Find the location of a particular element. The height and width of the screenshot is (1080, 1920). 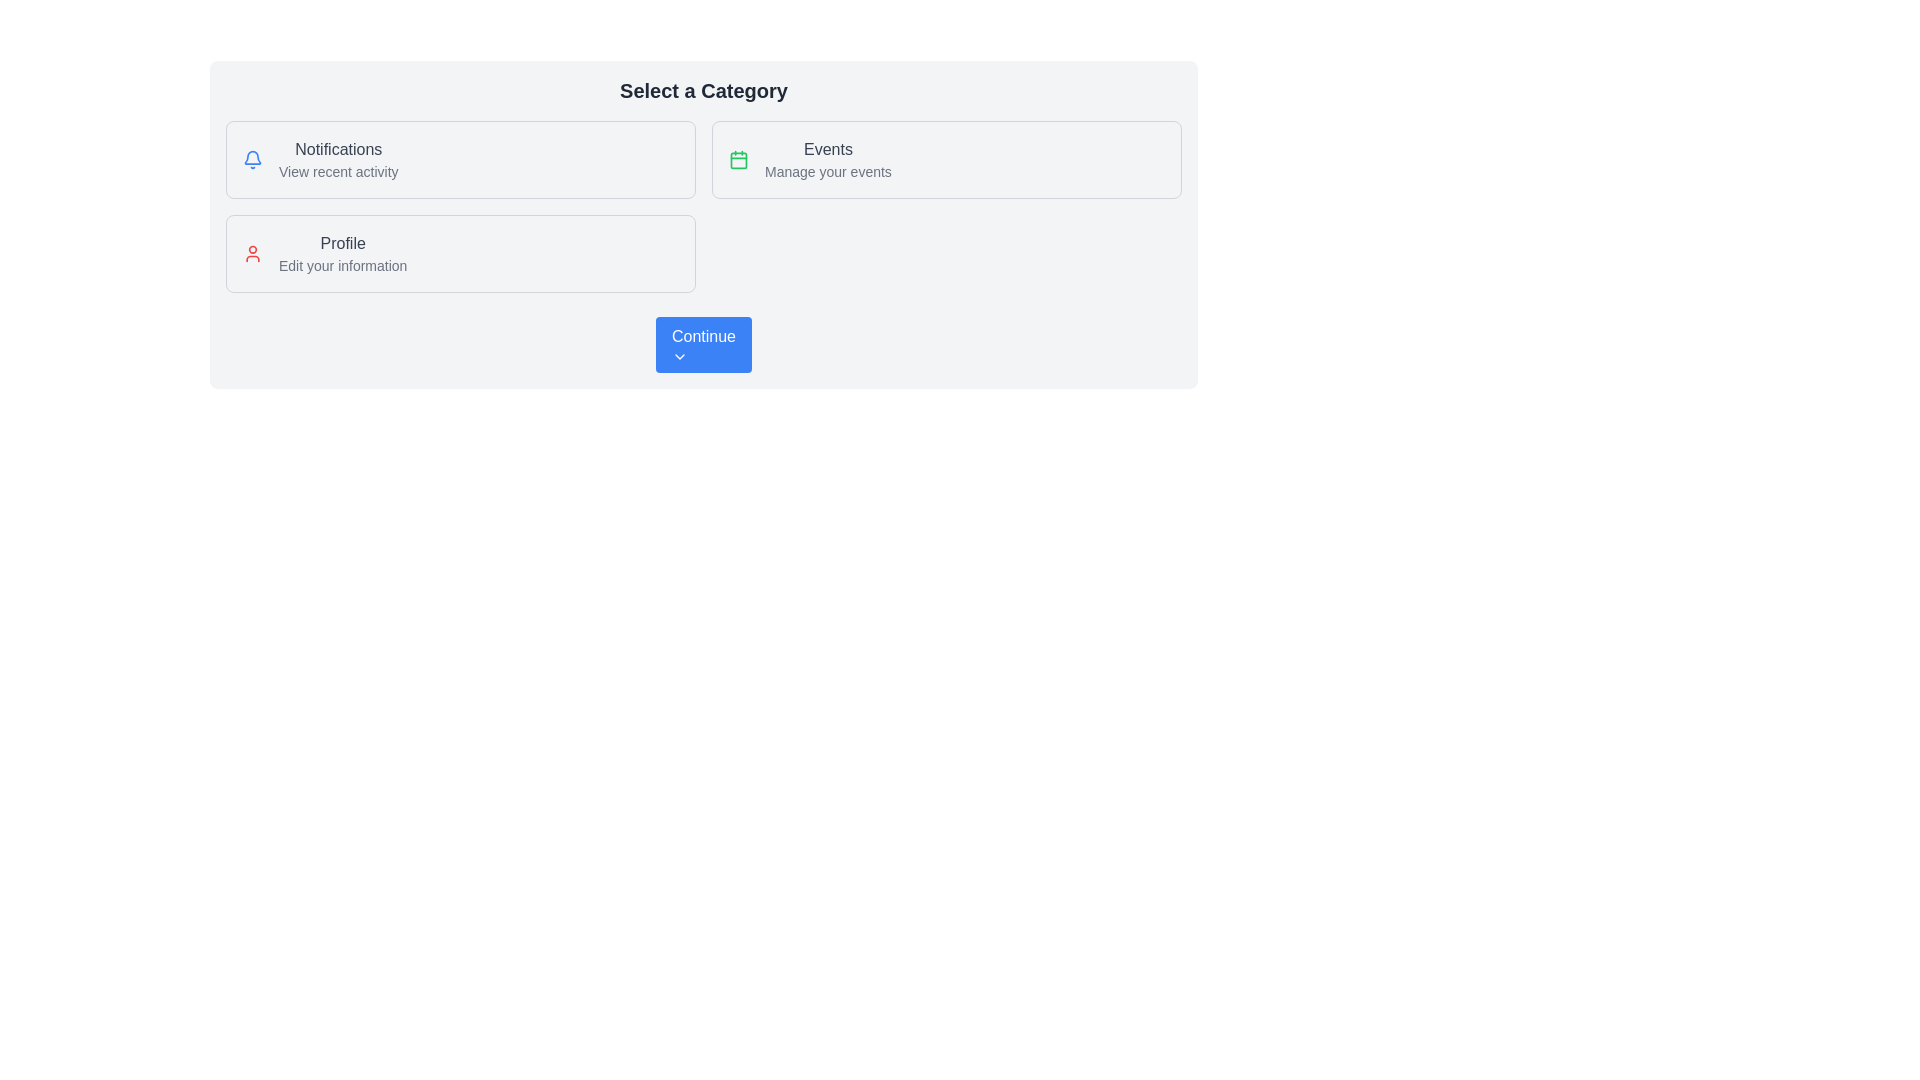

static text element displaying 'View recent activity', which is located directly below the 'Notifications' label in the left segment of the layout is located at coordinates (338, 171).